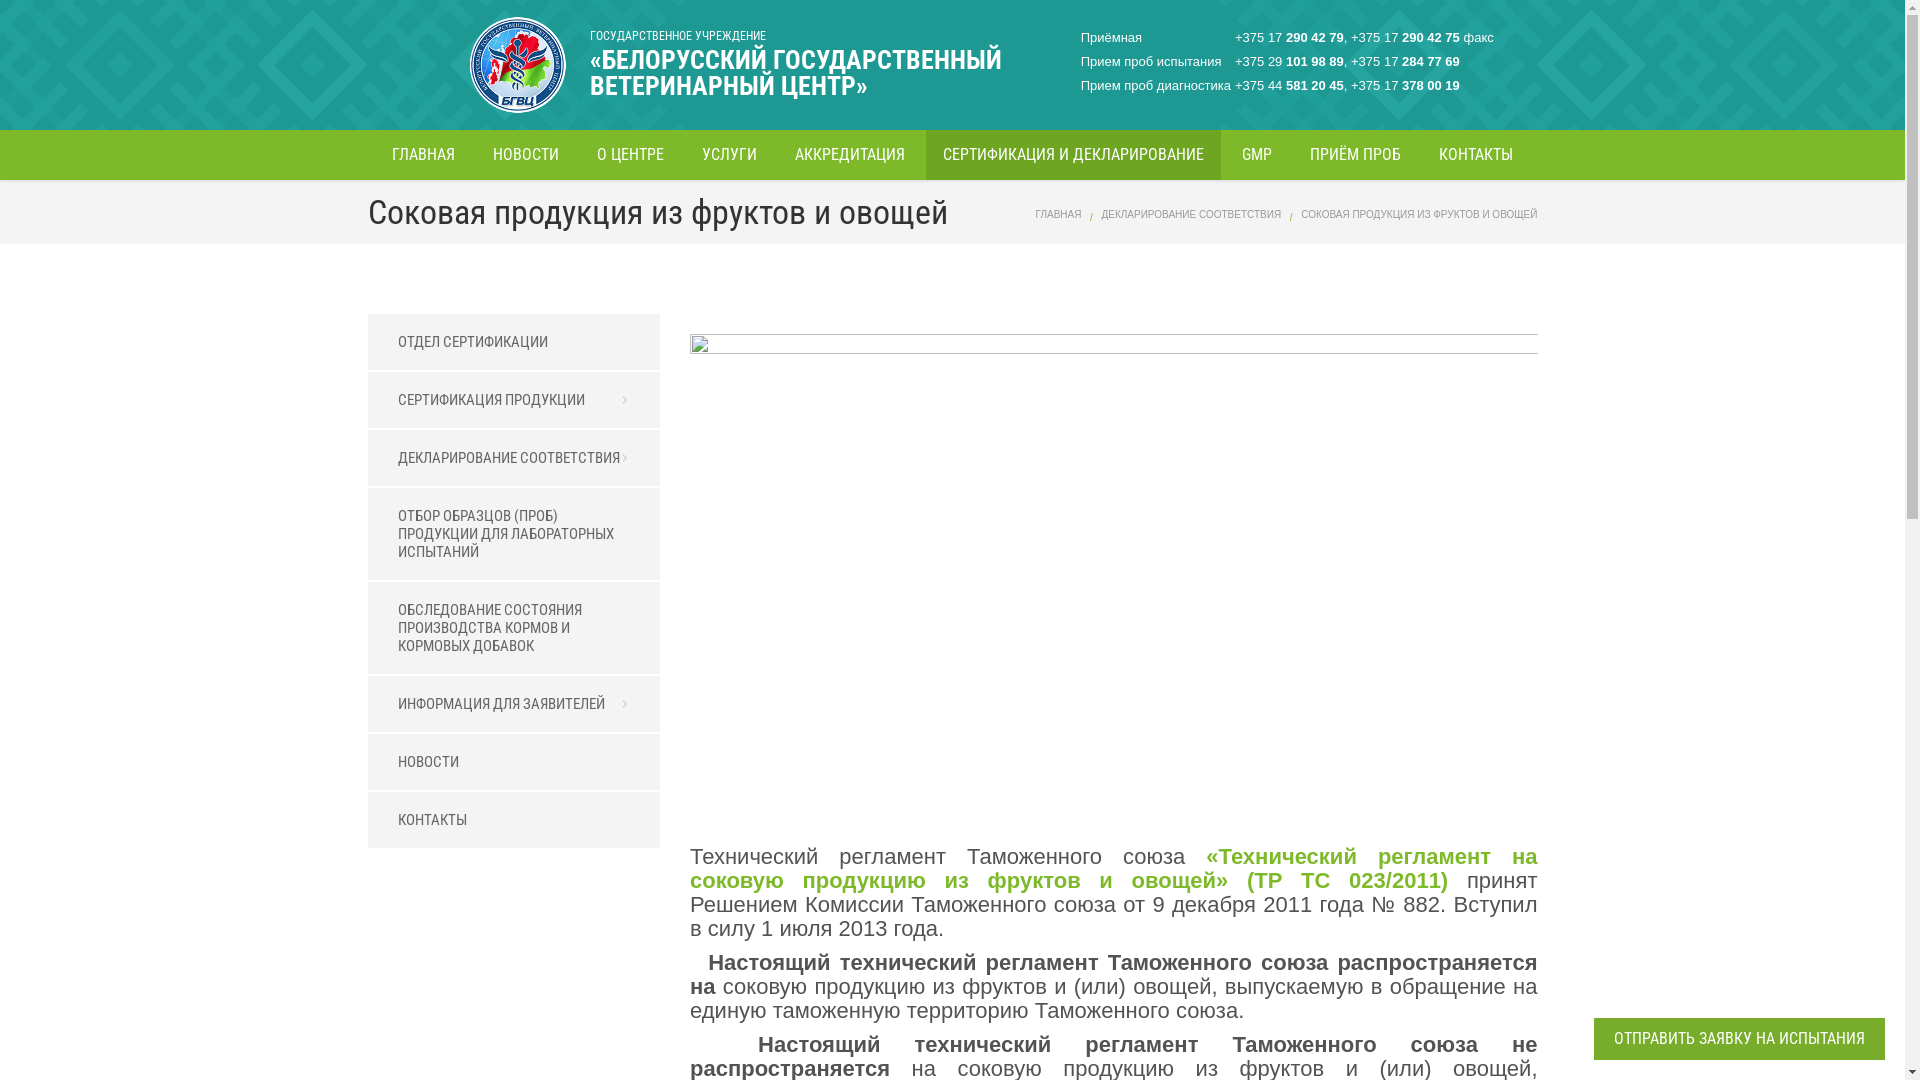 The width and height of the screenshot is (1920, 1080). What do you see at coordinates (1256, 153) in the screenshot?
I see `'GMP'` at bounding box center [1256, 153].